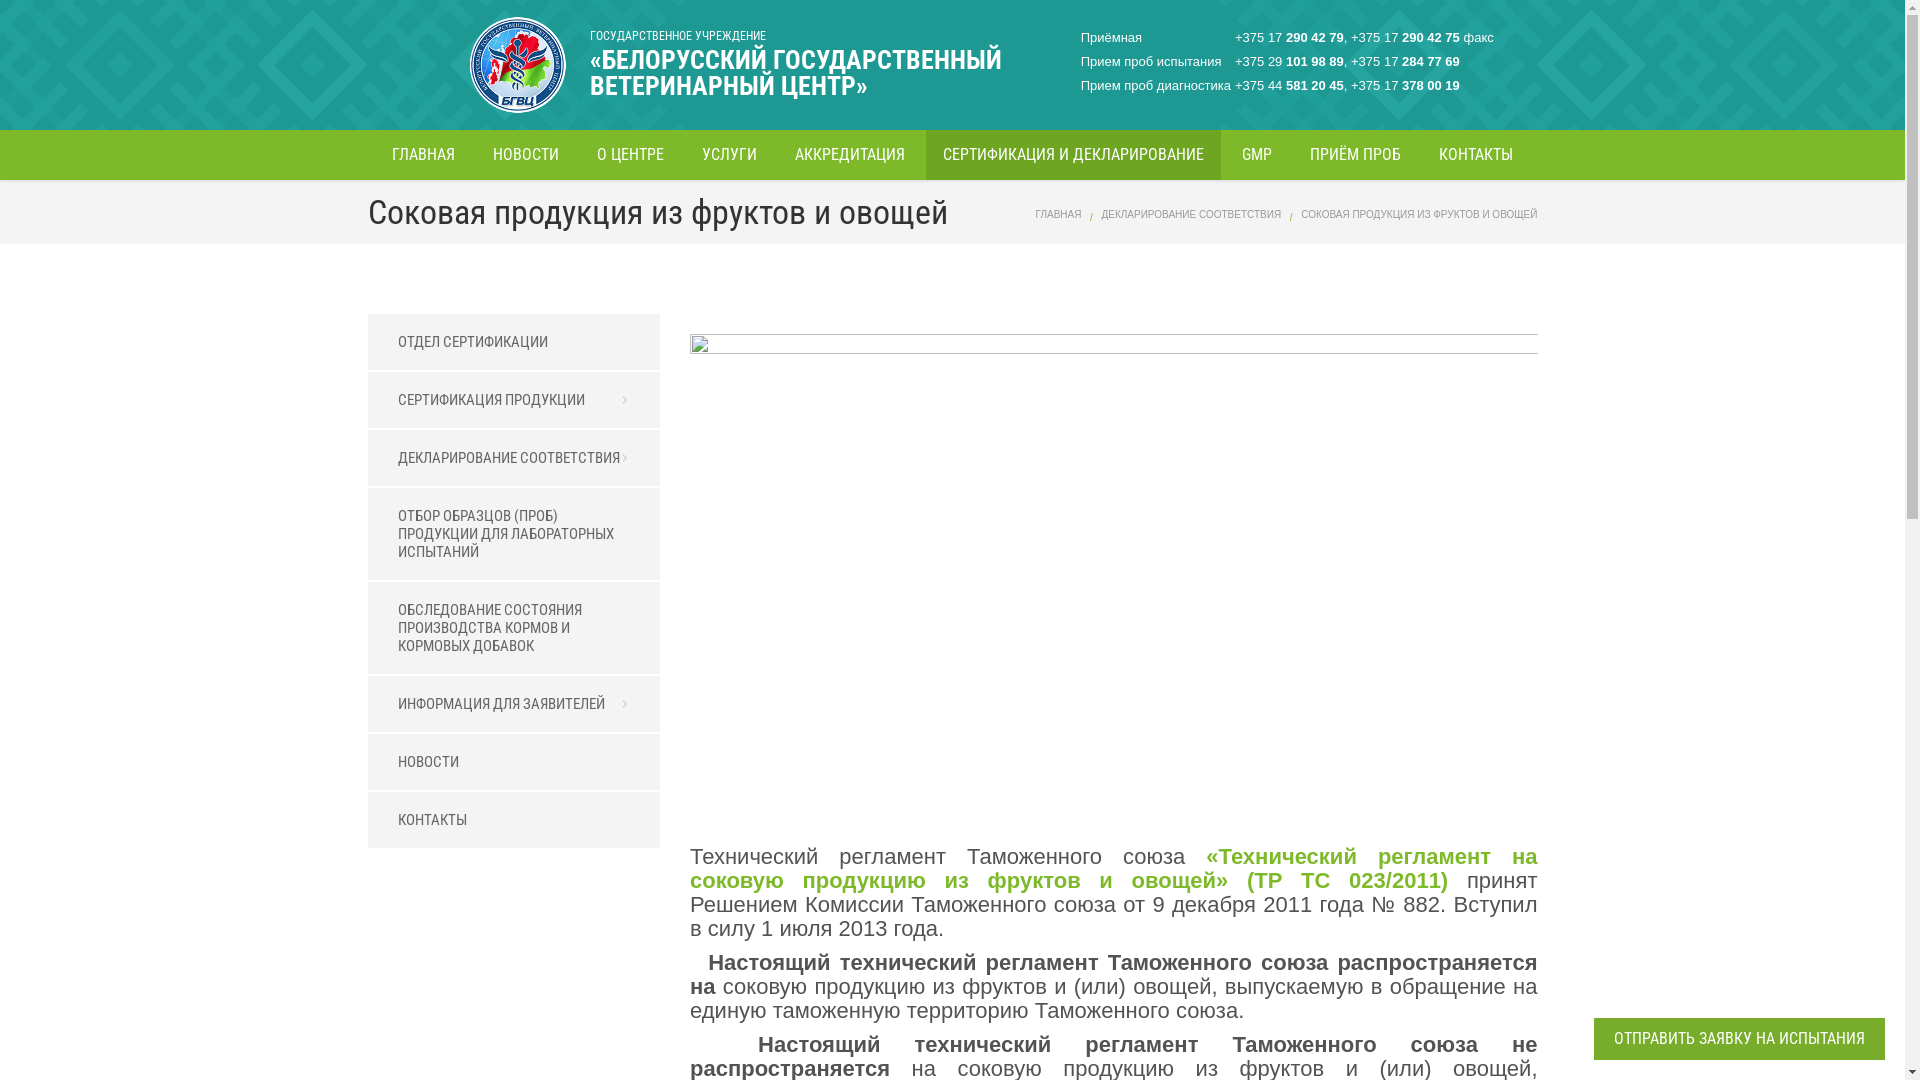 The width and height of the screenshot is (1920, 1080). What do you see at coordinates (1256, 153) in the screenshot?
I see `'GMP'` at bounding box center [1256, 153].